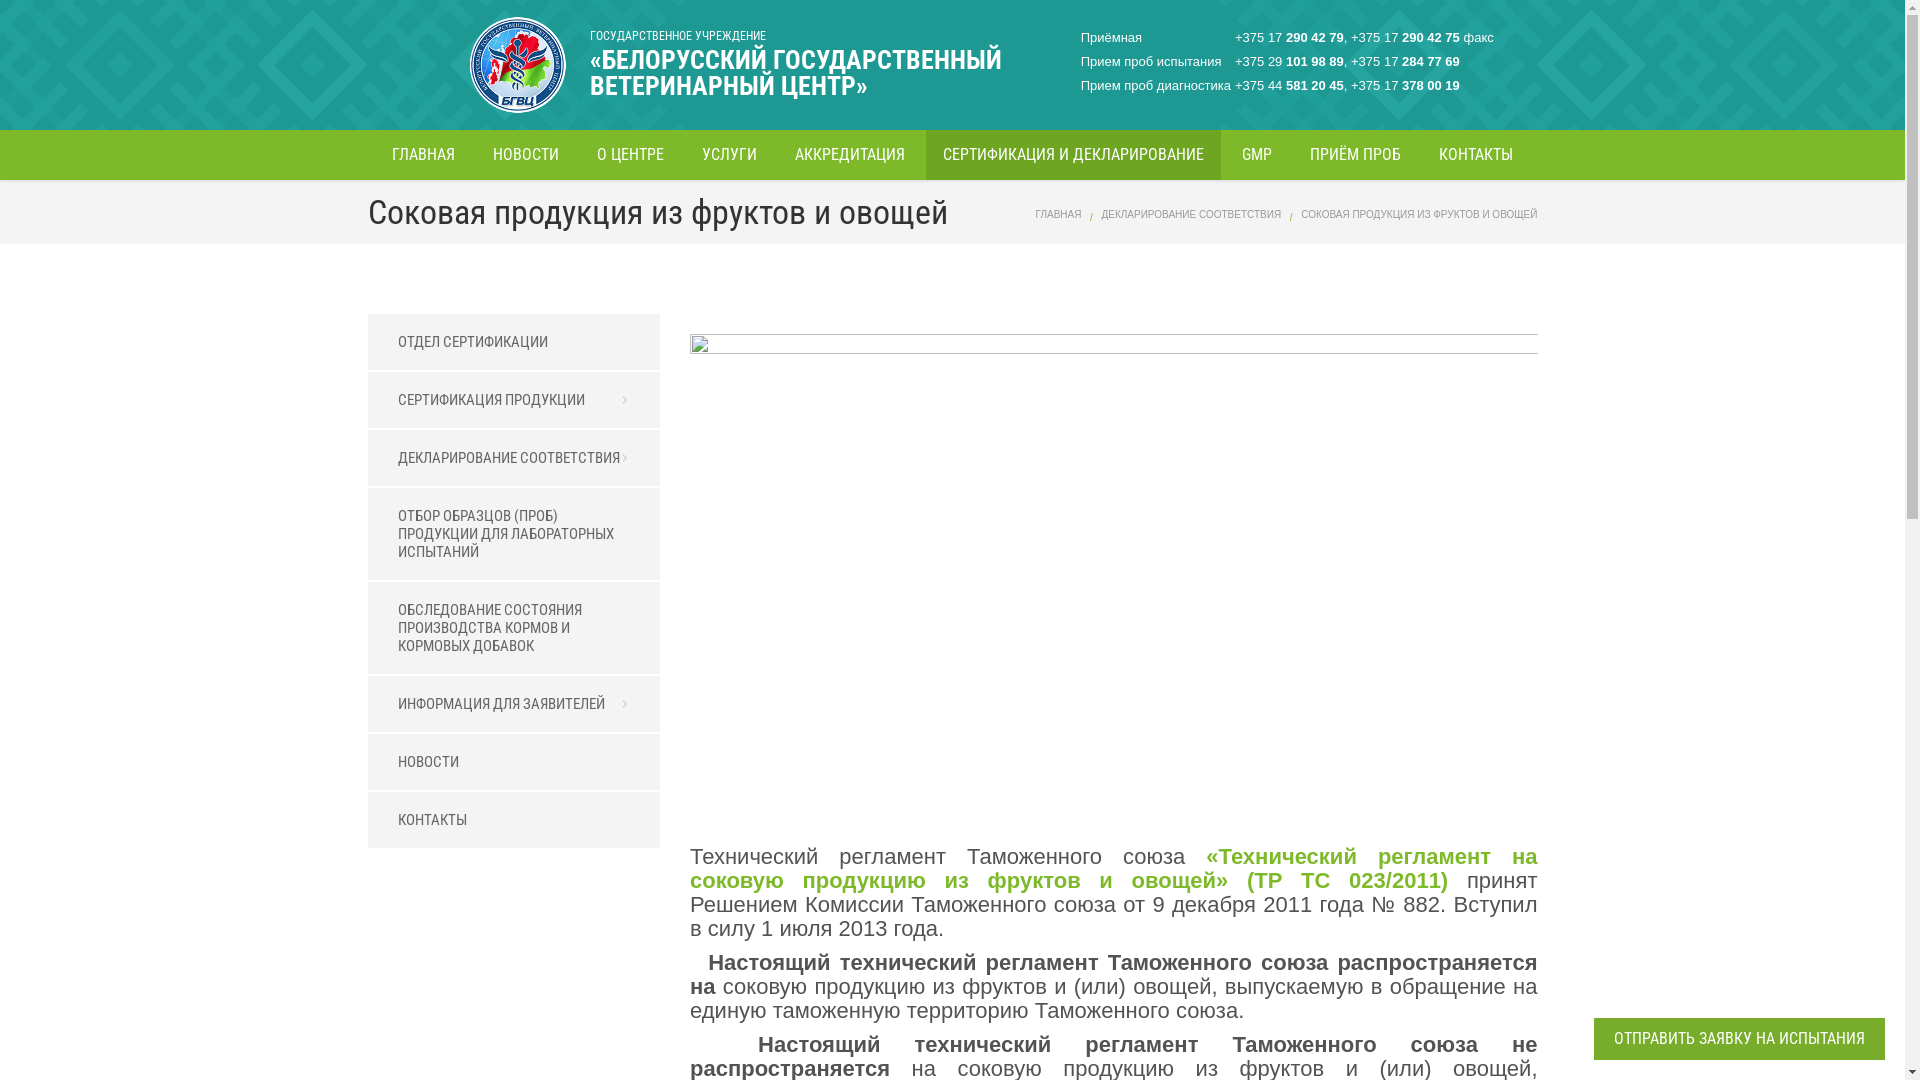 The width and height of the screenshot is (1920, 1080). What do you see at coordinates (1256, 153) in the screenshot?
I see `'GMP'` at bounding box center [1256, 153].